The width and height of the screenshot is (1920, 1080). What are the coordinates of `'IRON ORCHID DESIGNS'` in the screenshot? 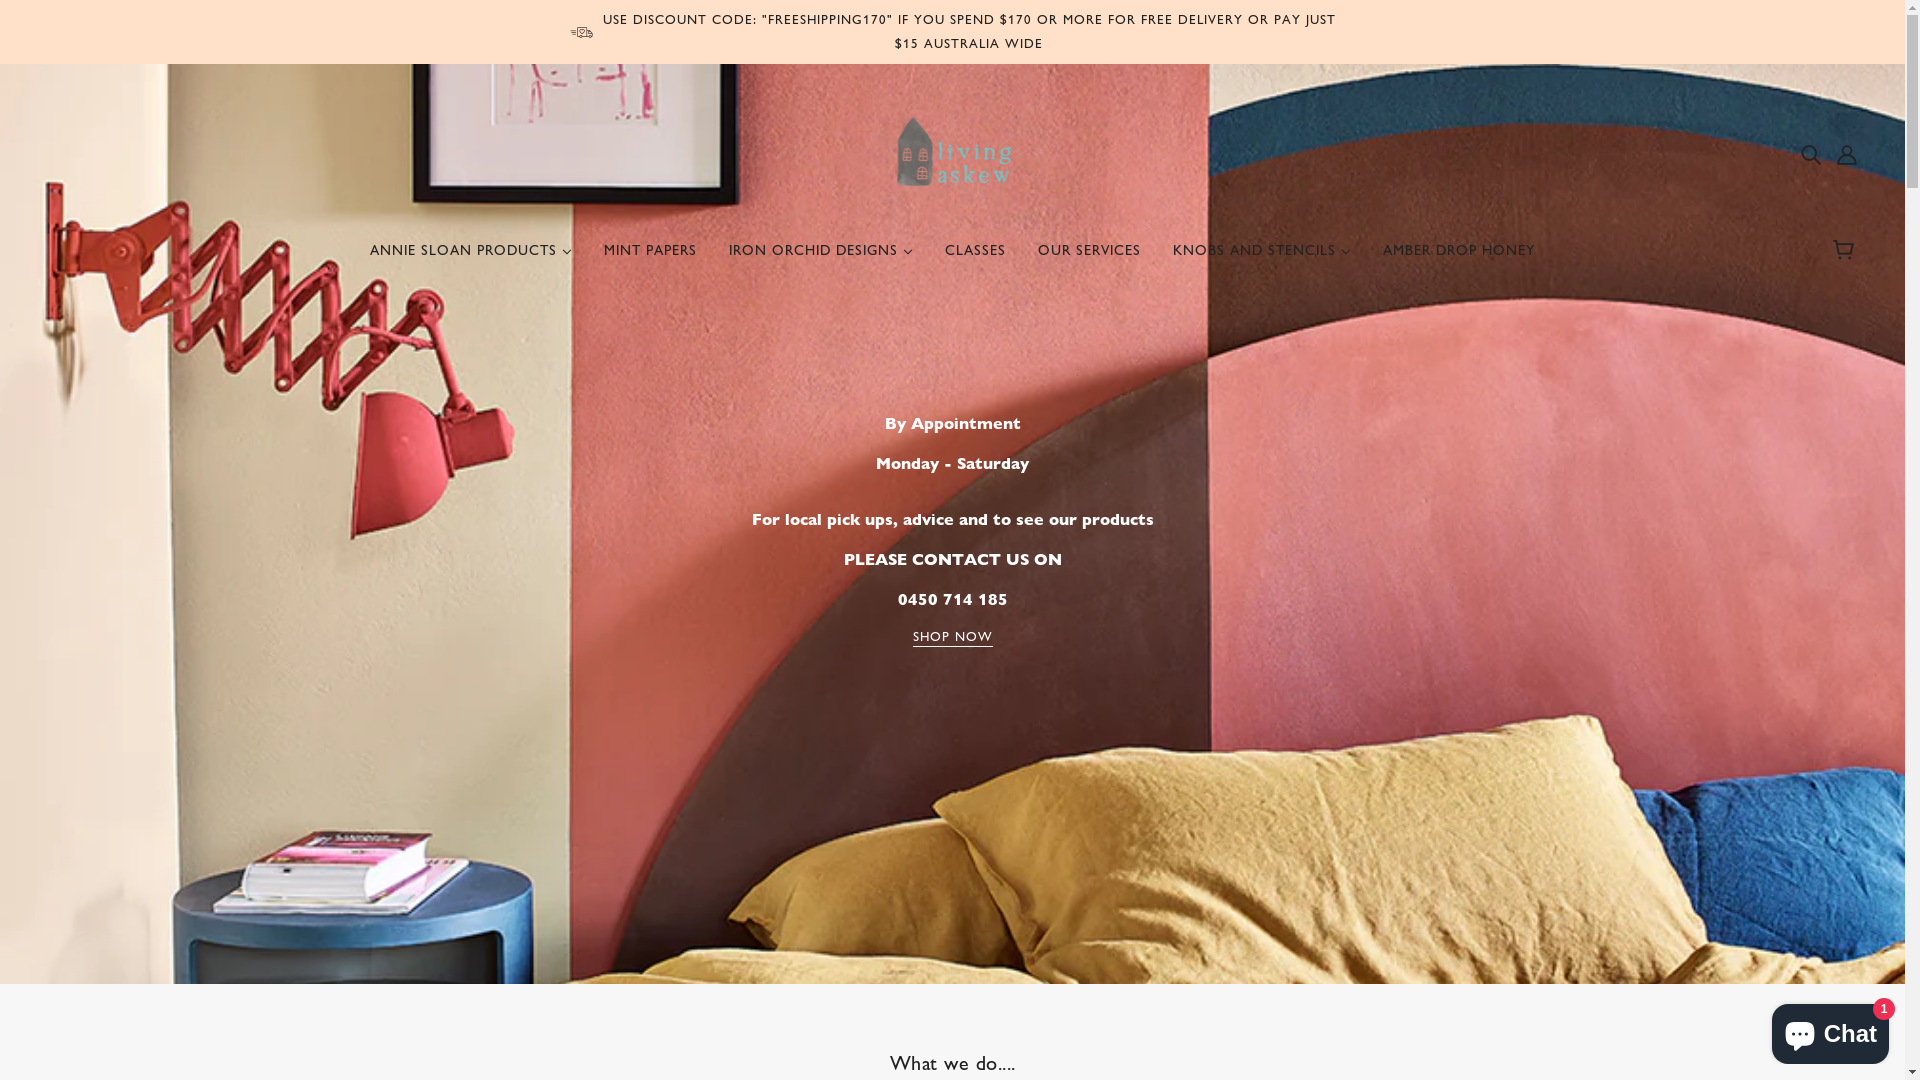 It's located at (820, 257).